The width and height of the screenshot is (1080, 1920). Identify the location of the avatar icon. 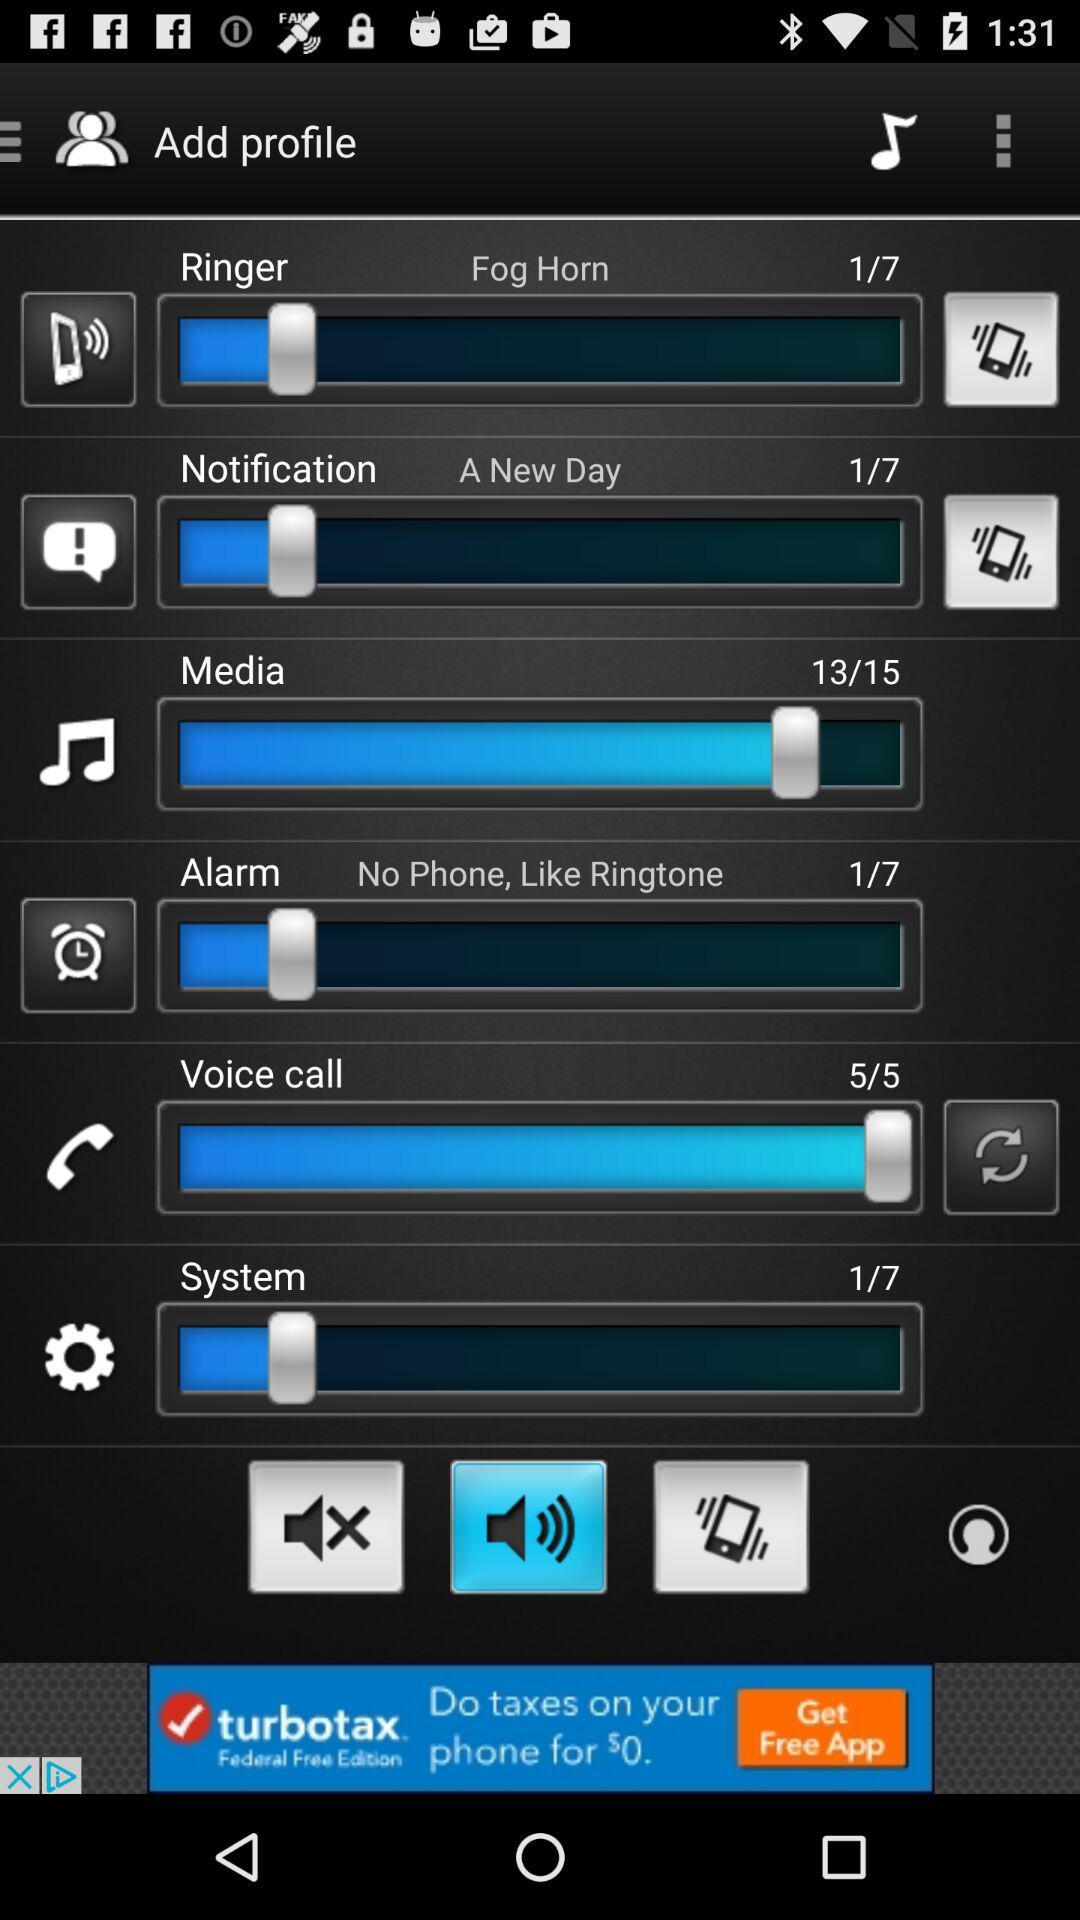
(977, 1643).